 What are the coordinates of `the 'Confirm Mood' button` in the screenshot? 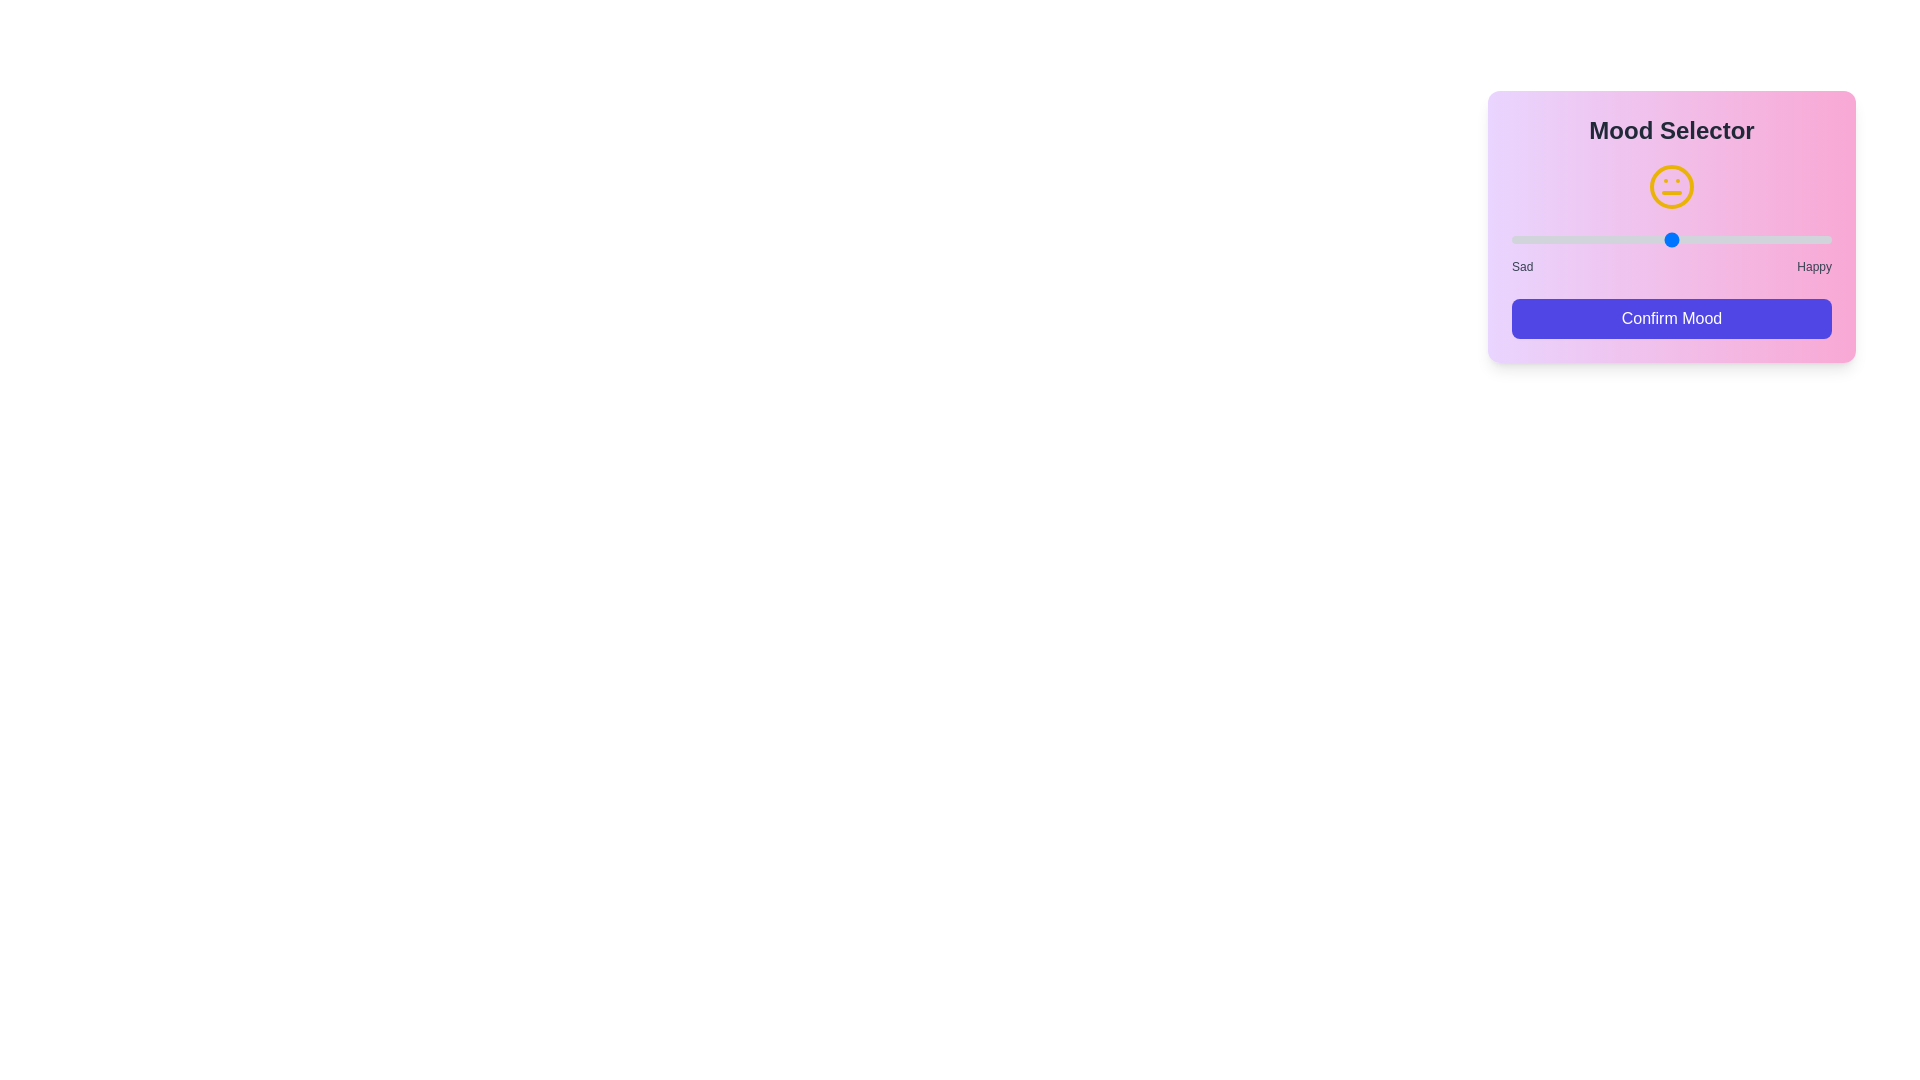 It's located at (1671, 318).